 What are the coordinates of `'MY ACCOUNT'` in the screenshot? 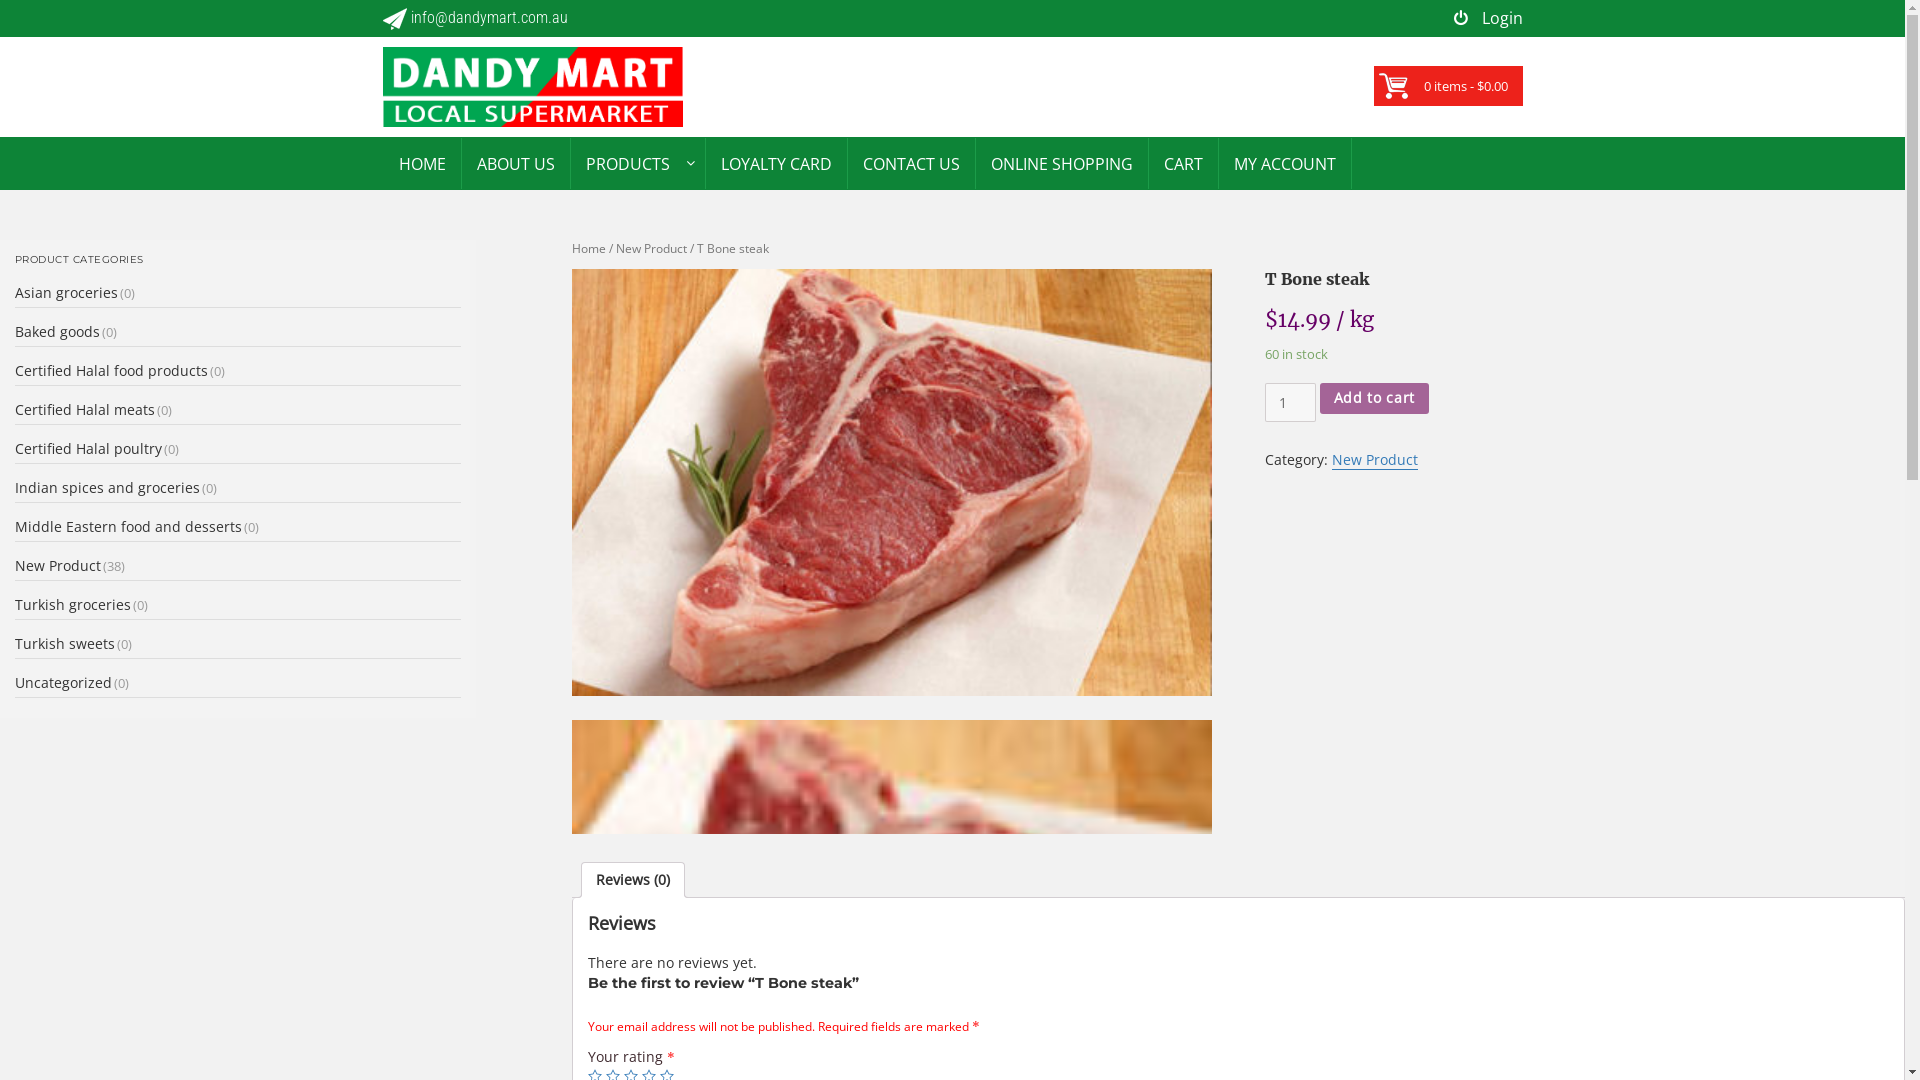 It's located at (1283, 162).